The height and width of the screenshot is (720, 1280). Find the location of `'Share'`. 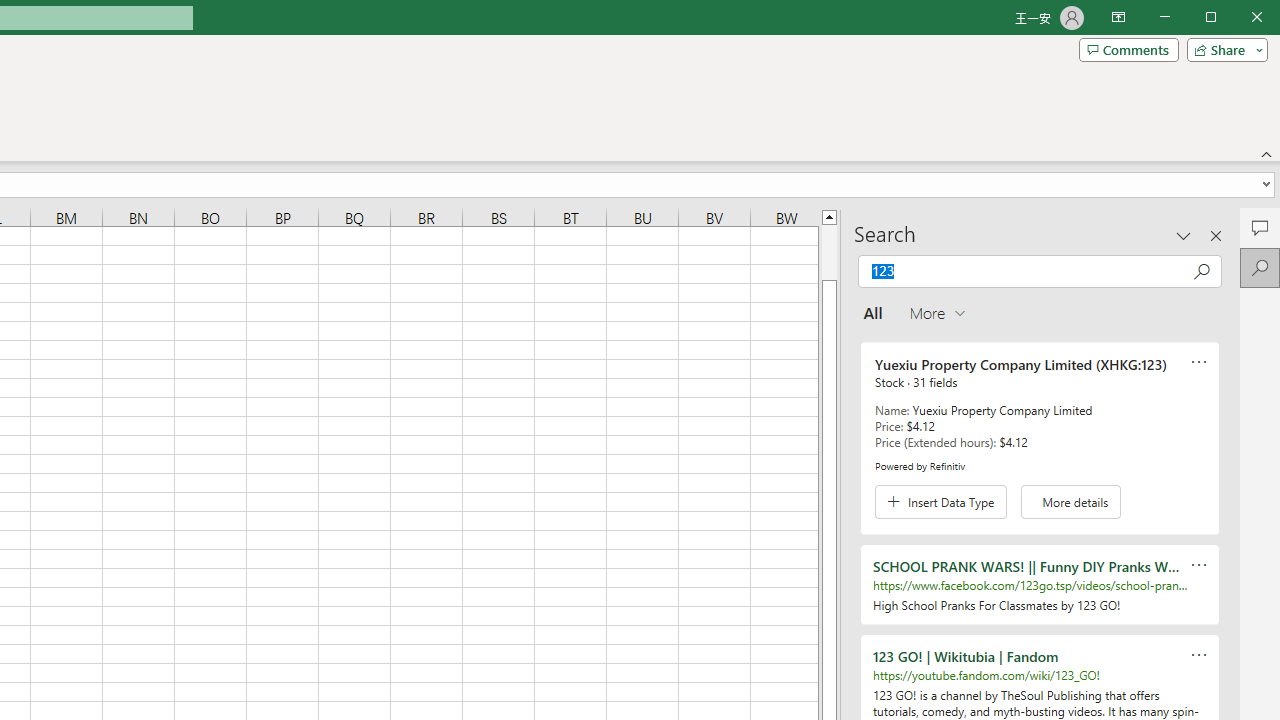

'Share' is located at coordinates (1222, 49).